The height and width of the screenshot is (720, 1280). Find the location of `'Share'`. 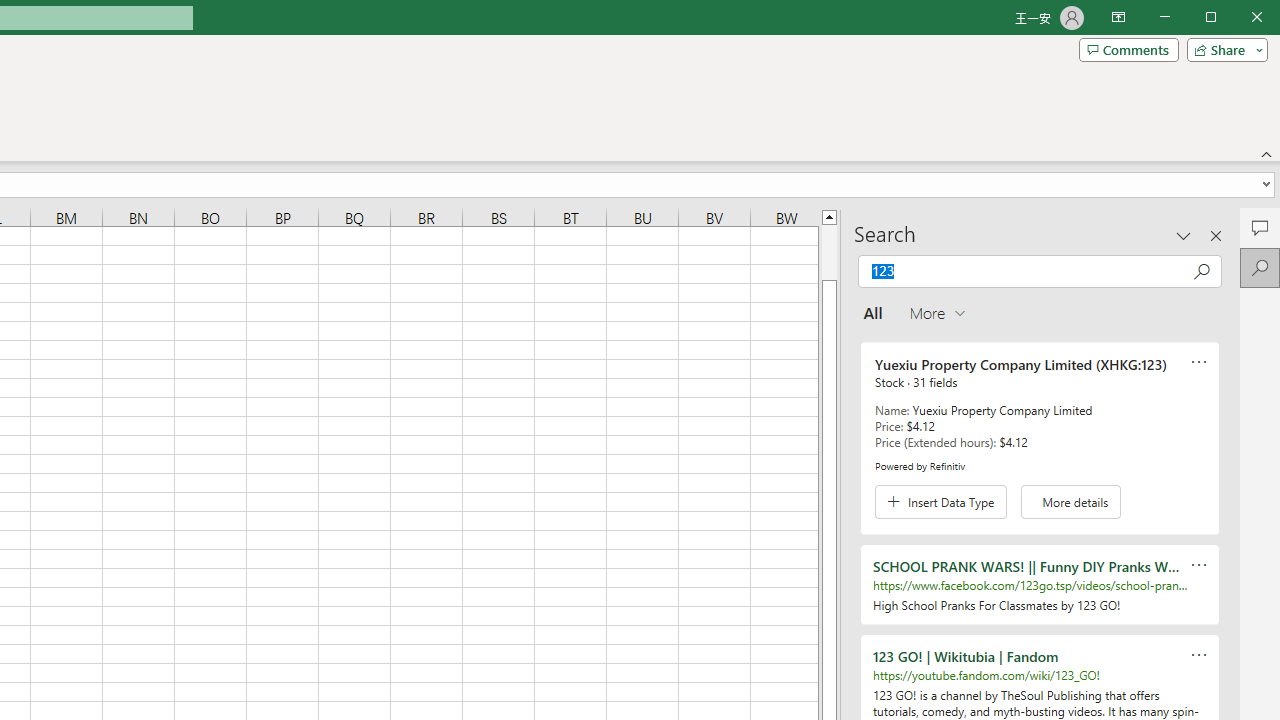

'Share' is located at coordinates (1222, 49).